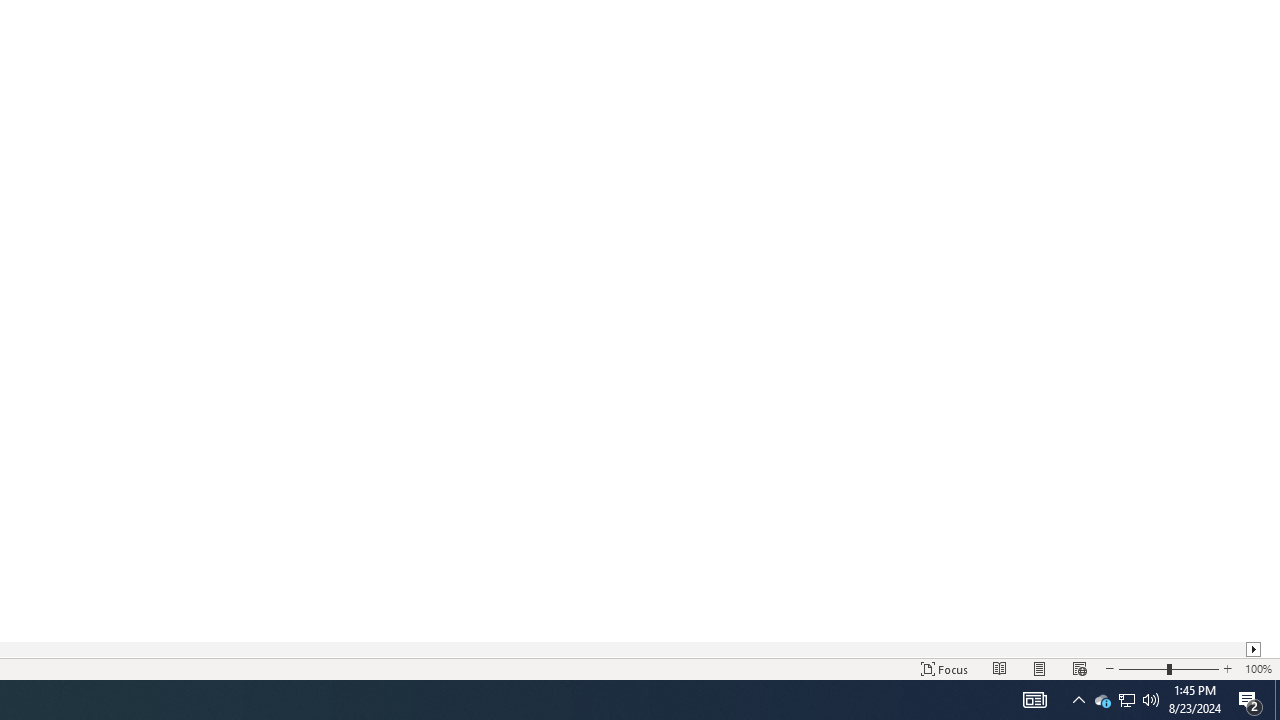  I want to click on 'Column right', so click(1253, 649).